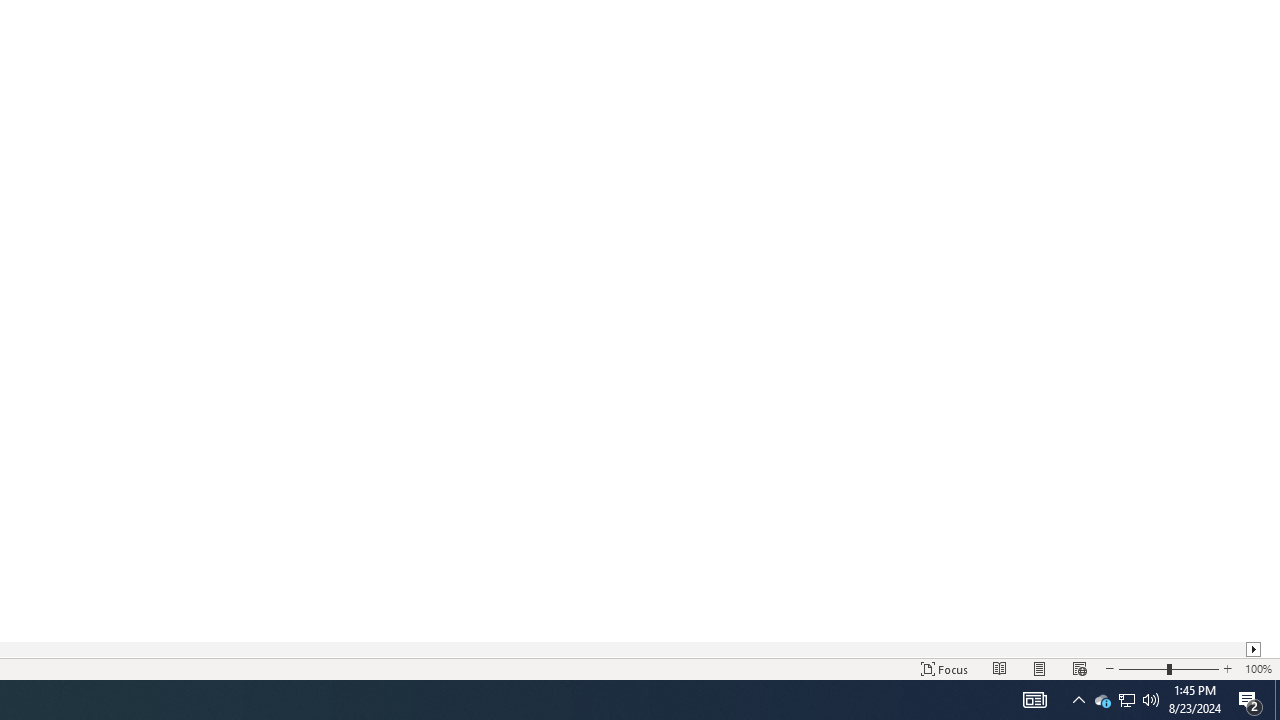  I want to click on 'Column right', so click(1253, 649).